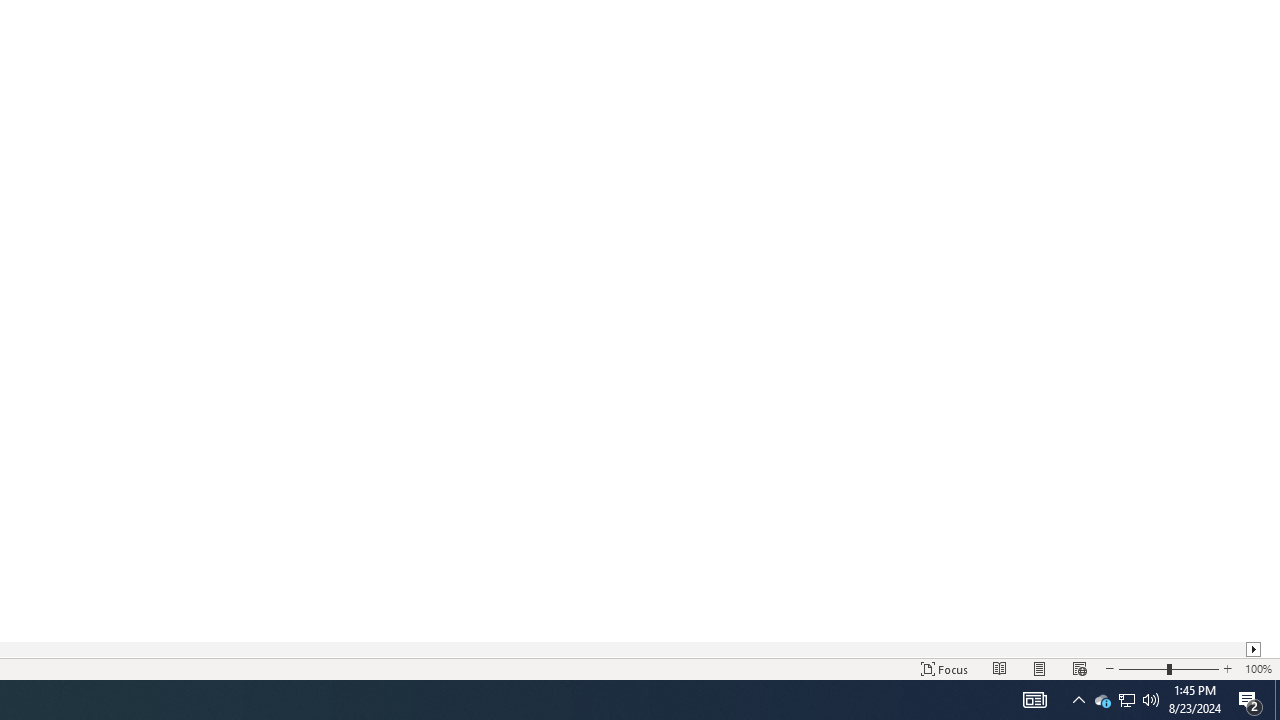  I want to click on 'Column right', so click(1253, 649).